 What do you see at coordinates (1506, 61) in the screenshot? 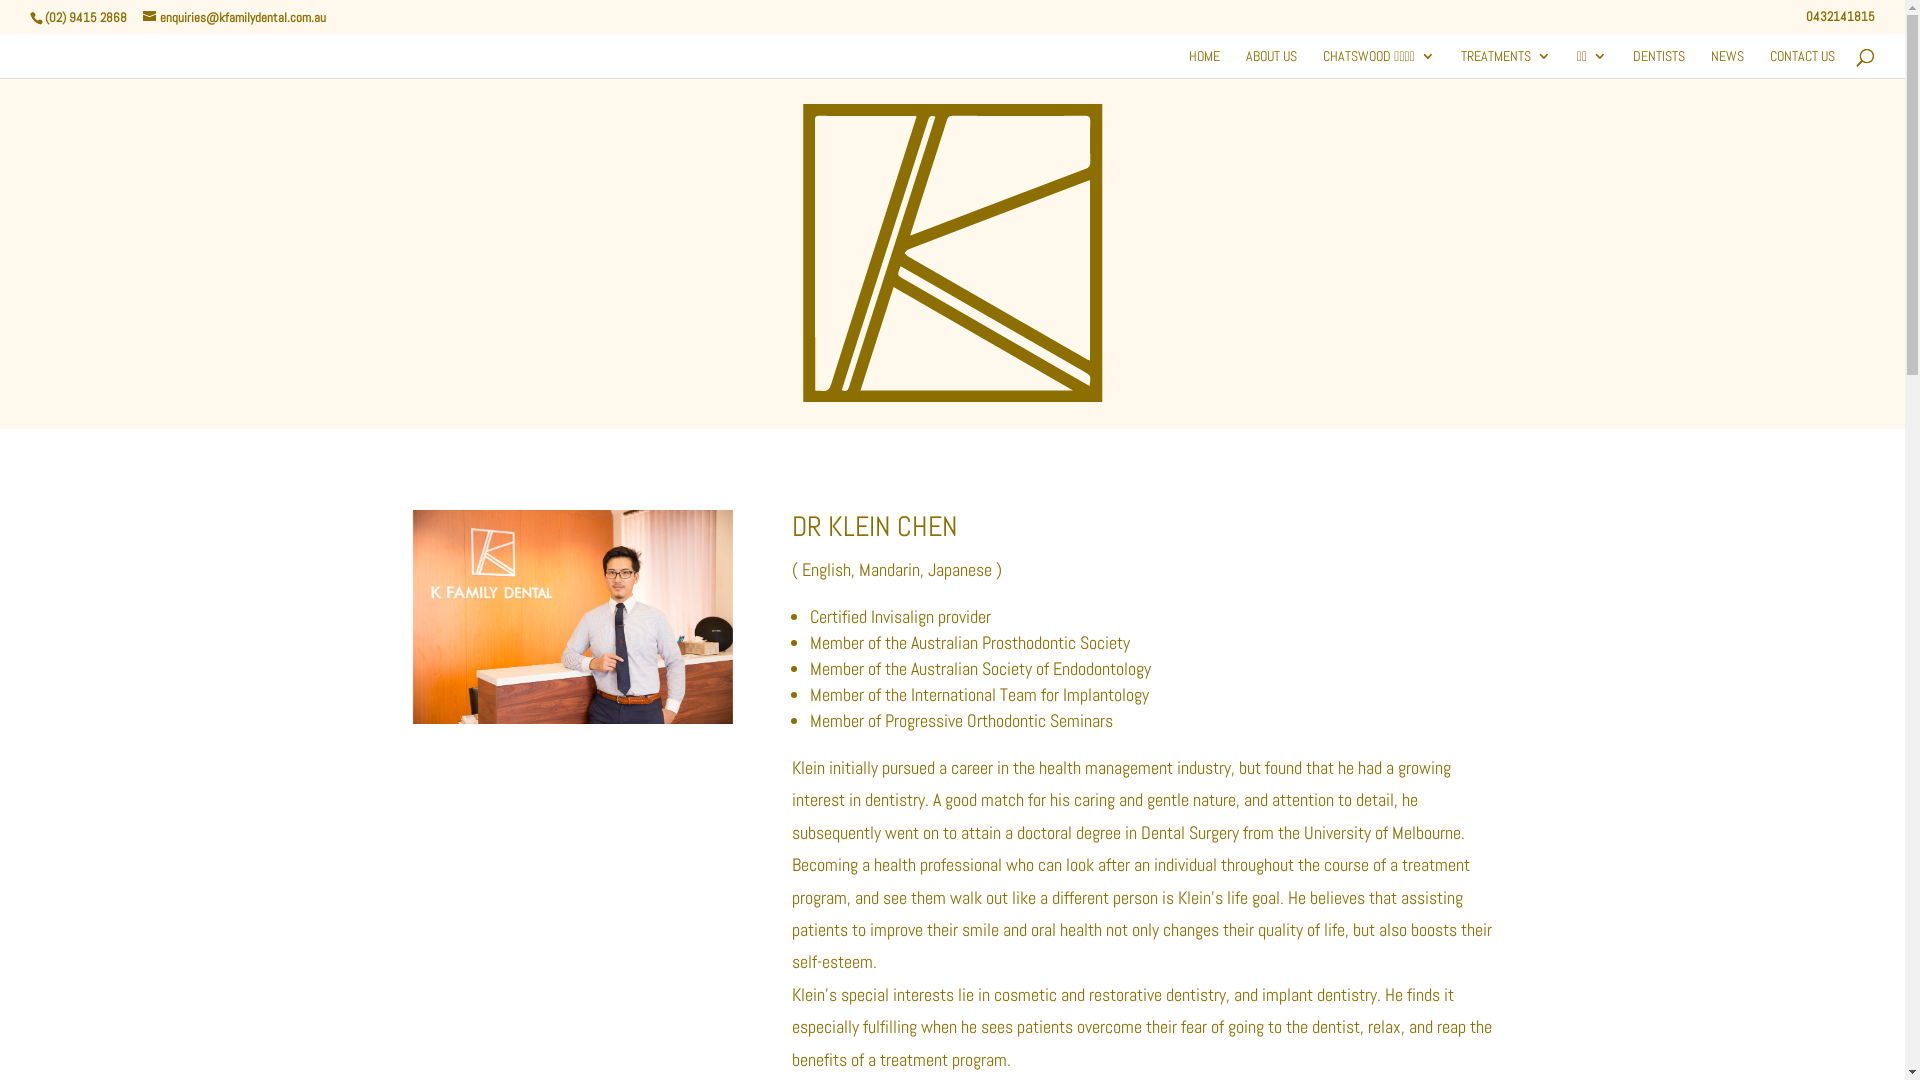
I see `'TREATMENTS'` at bounding box center [1506, 61].